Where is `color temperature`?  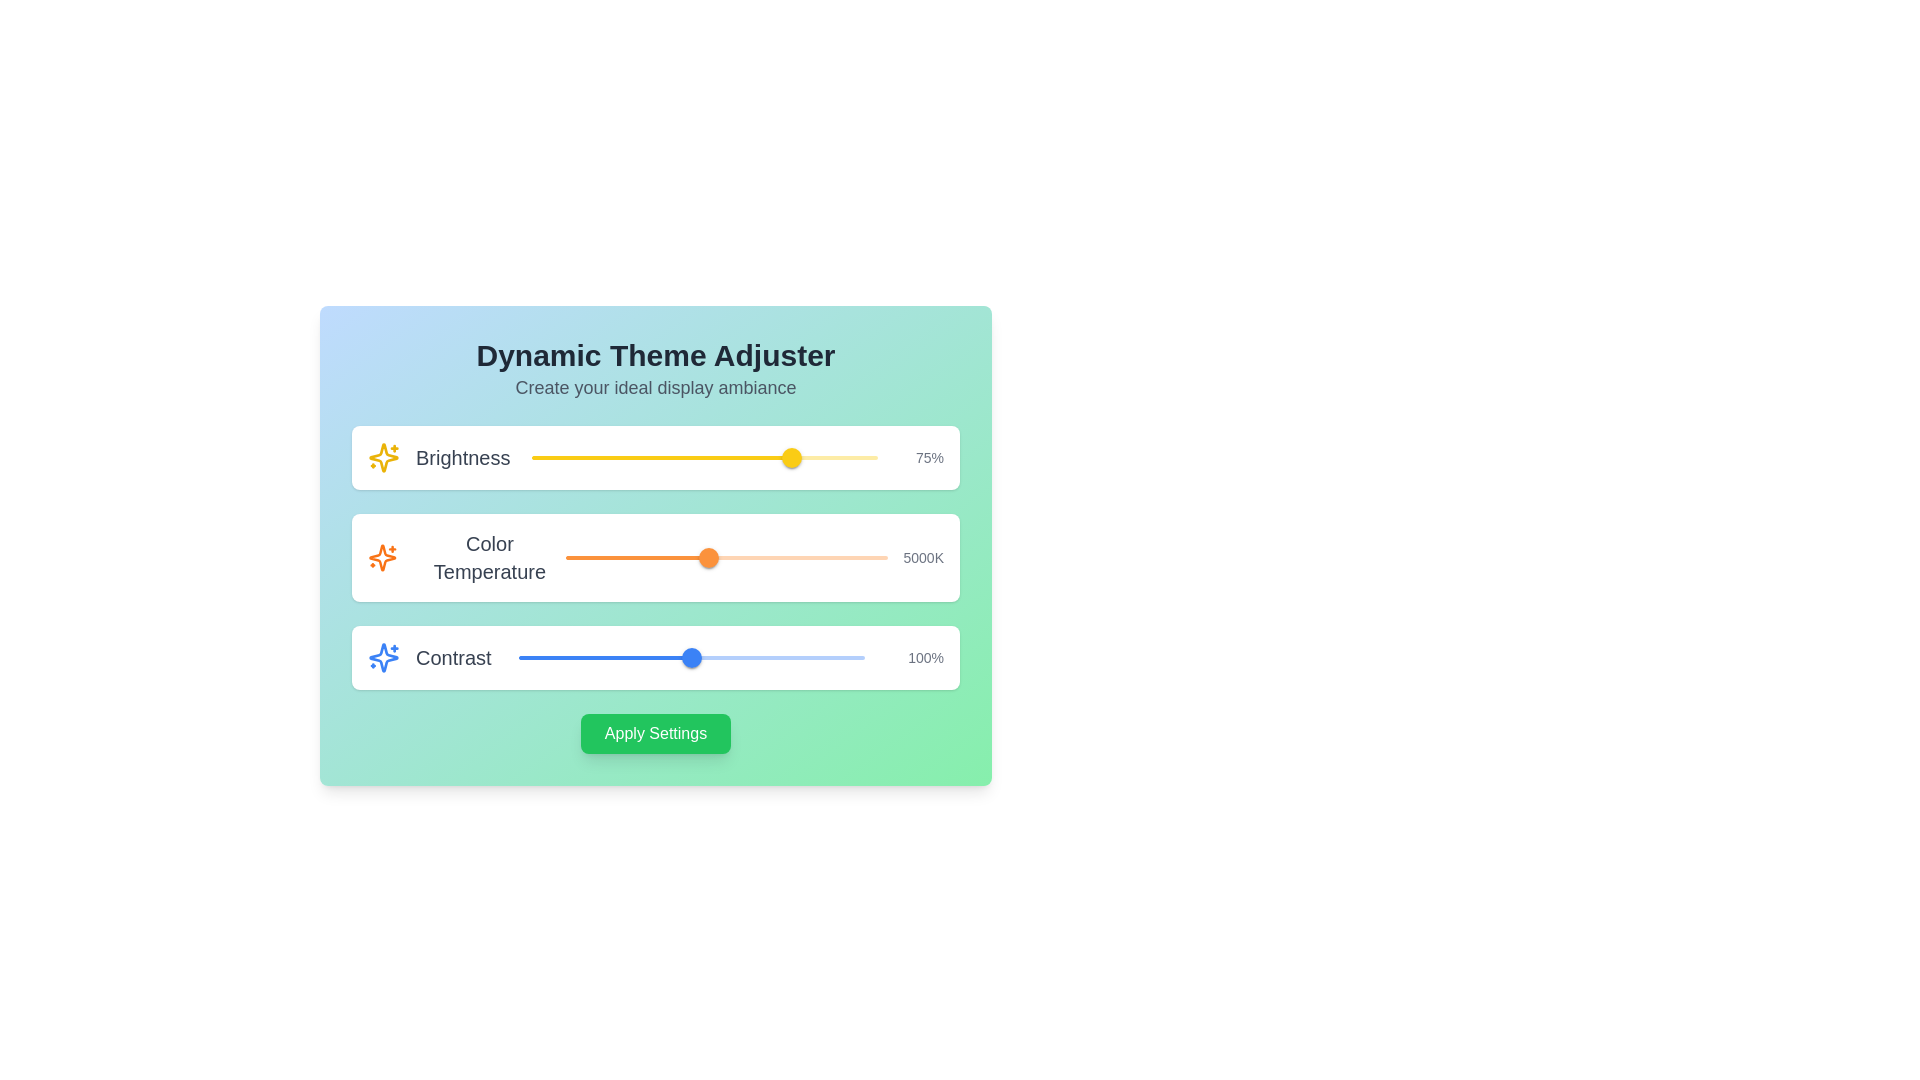 color temperature is located at coordinates (685, 558).